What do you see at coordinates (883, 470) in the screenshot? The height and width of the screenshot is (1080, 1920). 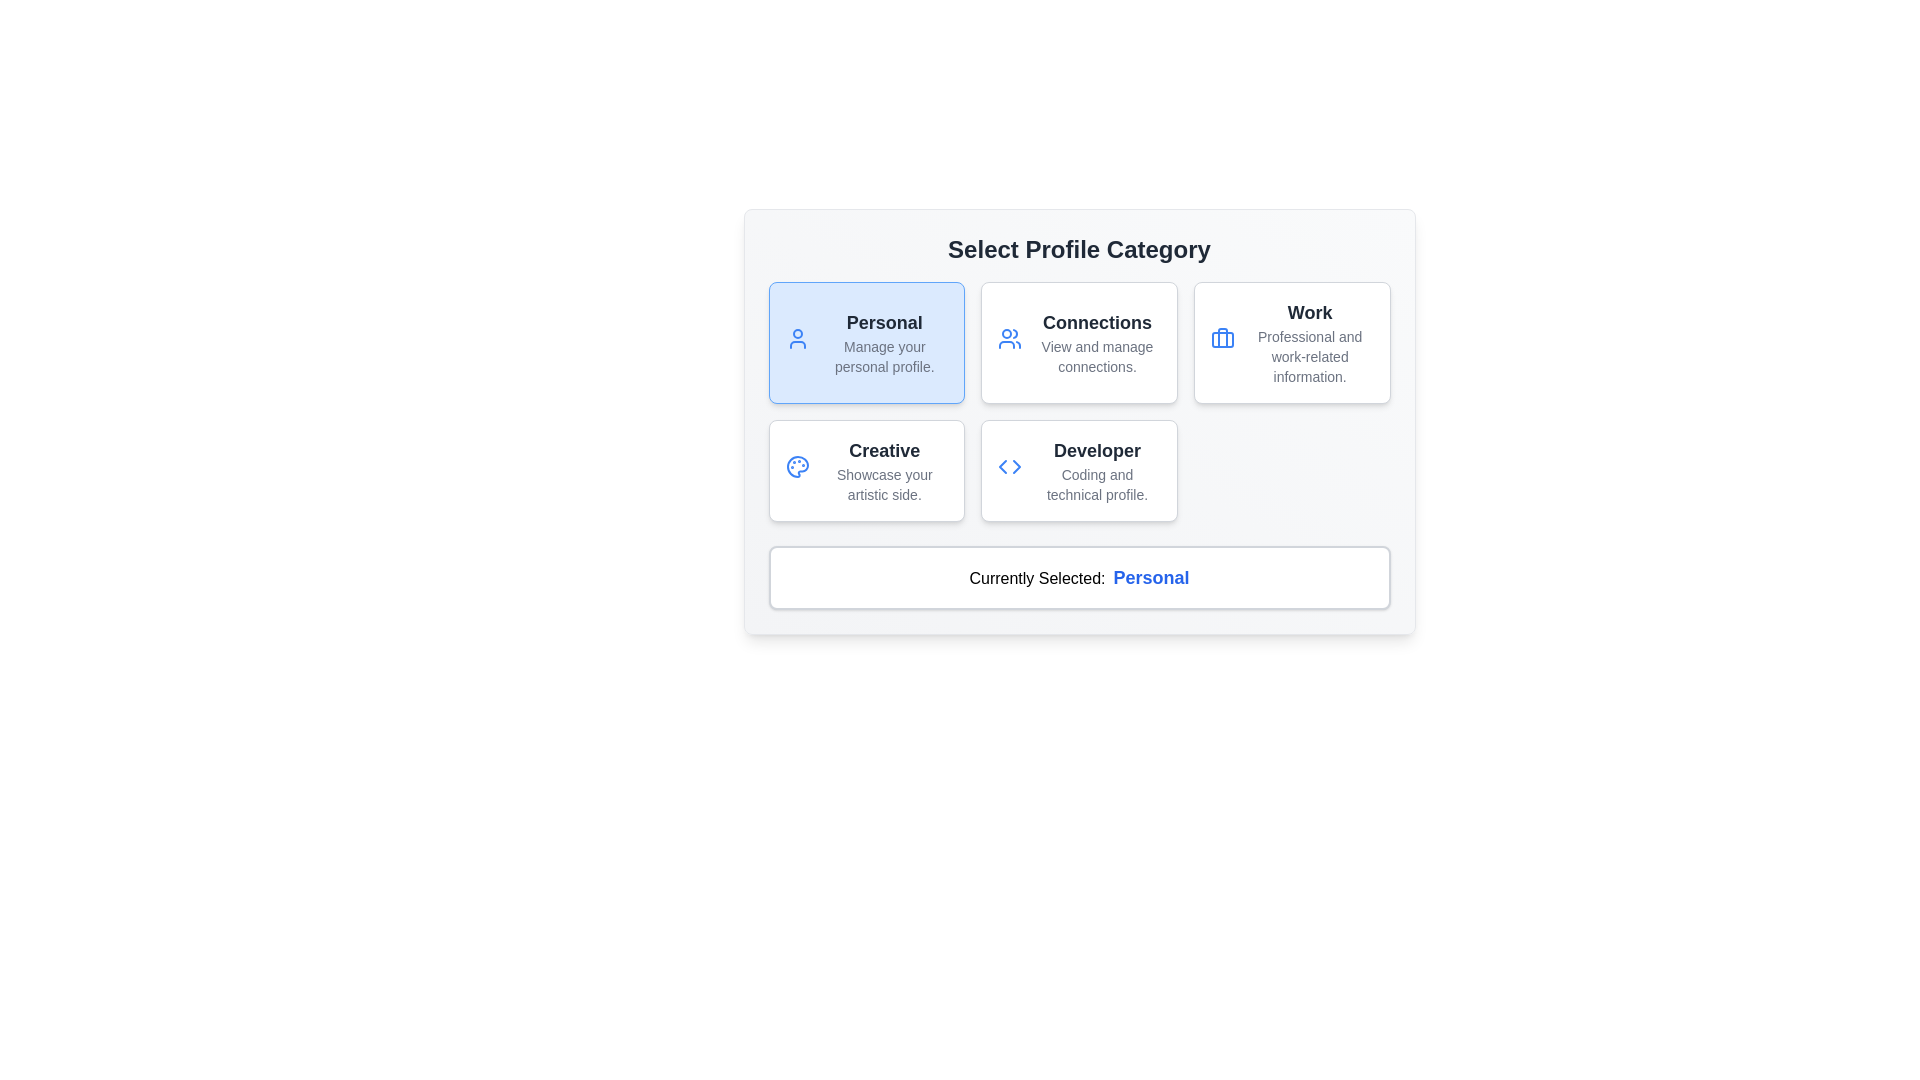 I see `the category card in the lower-left quadrant of the grid layout` at bounding box center [883, 470].